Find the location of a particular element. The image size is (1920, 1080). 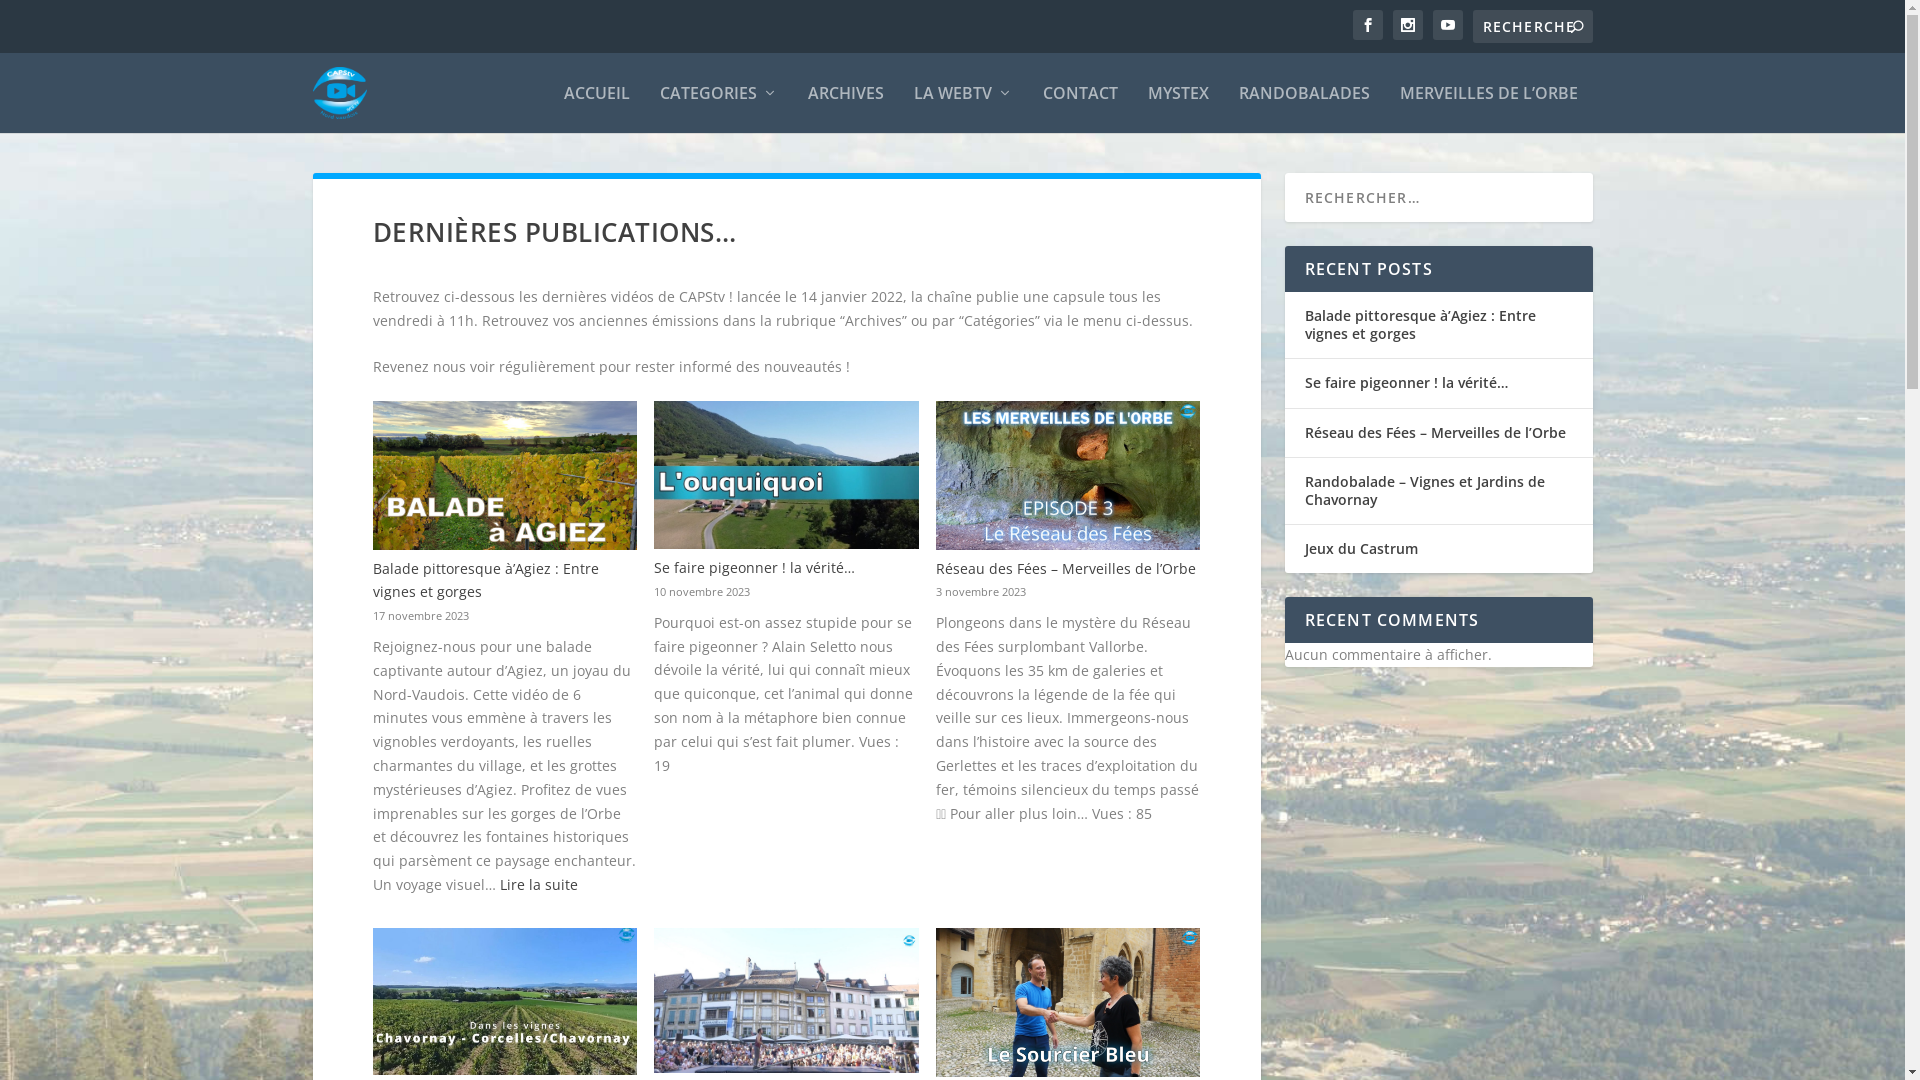

'RANDOBALADES' is located at coordinates (1237, 108).